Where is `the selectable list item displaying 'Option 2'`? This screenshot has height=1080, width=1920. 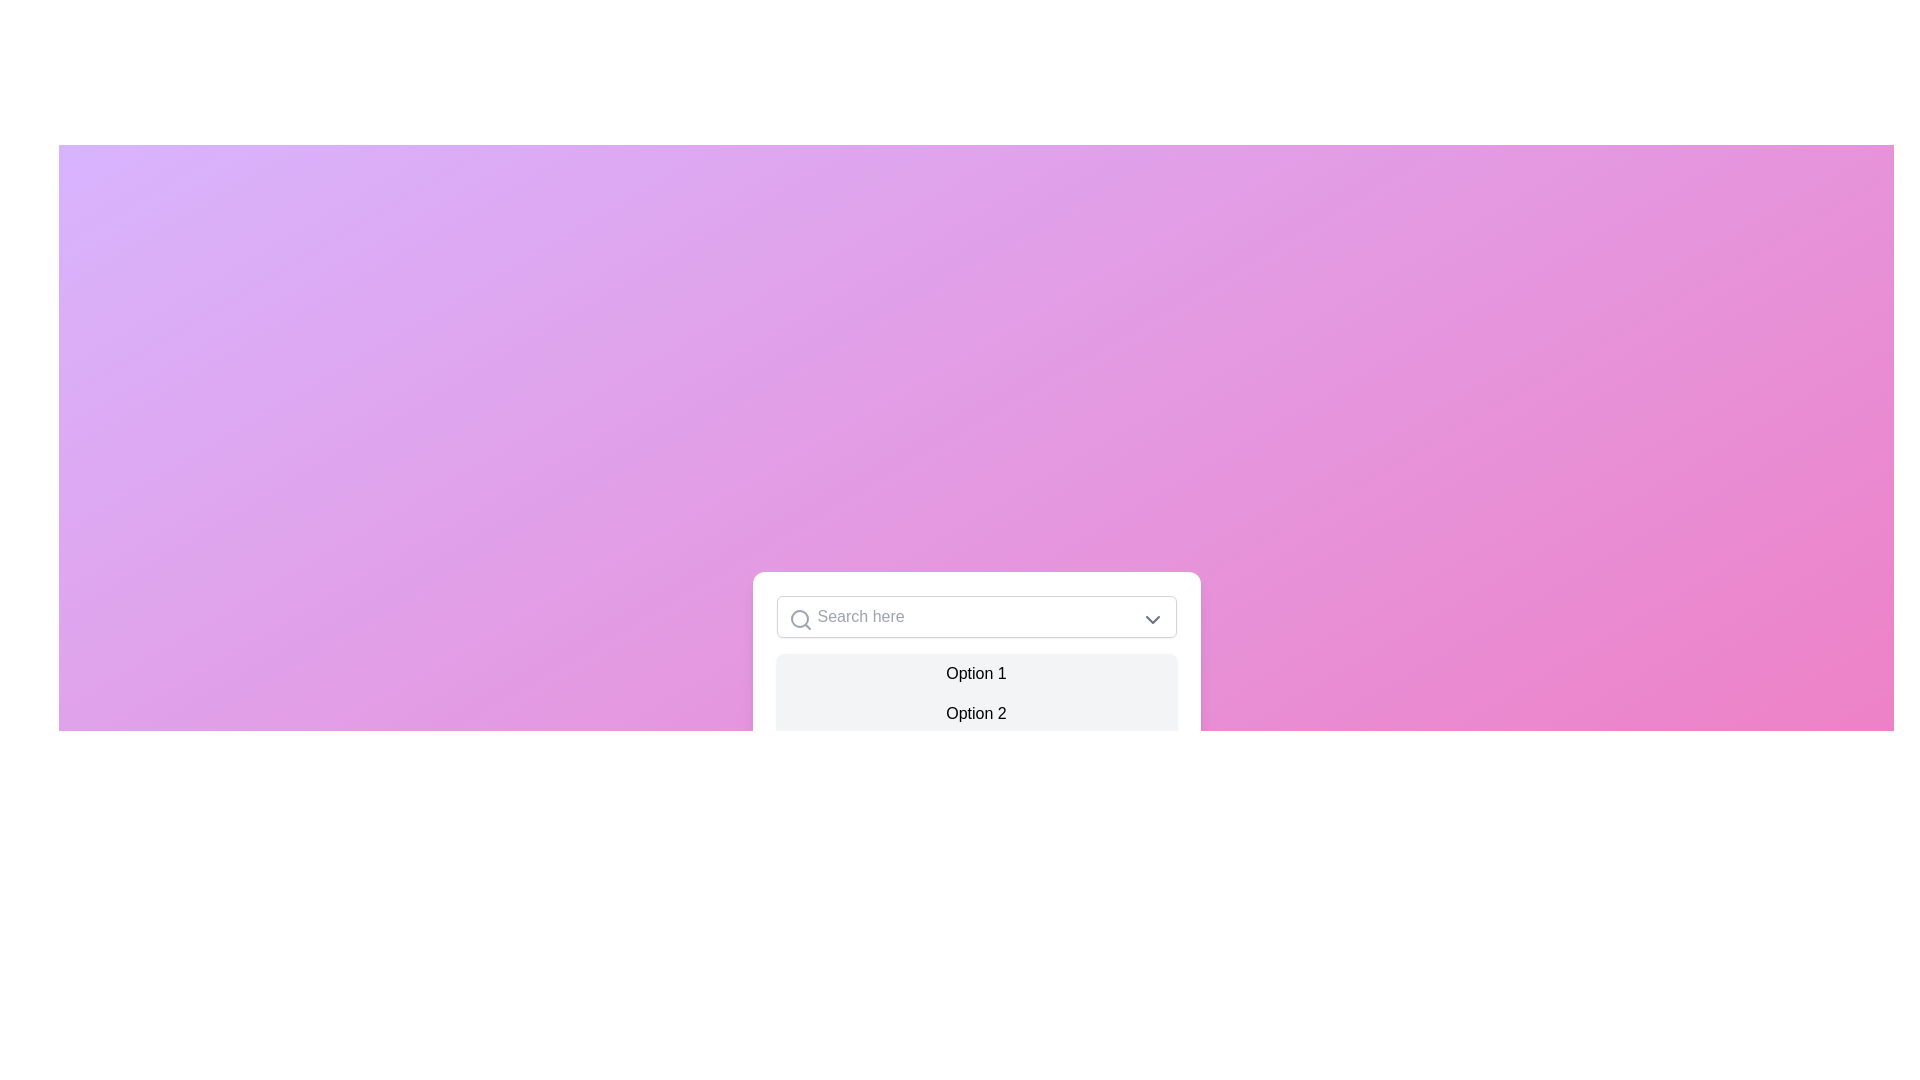 the selectable list item displaying 'Option 2' is located at coordinates (976, 712).